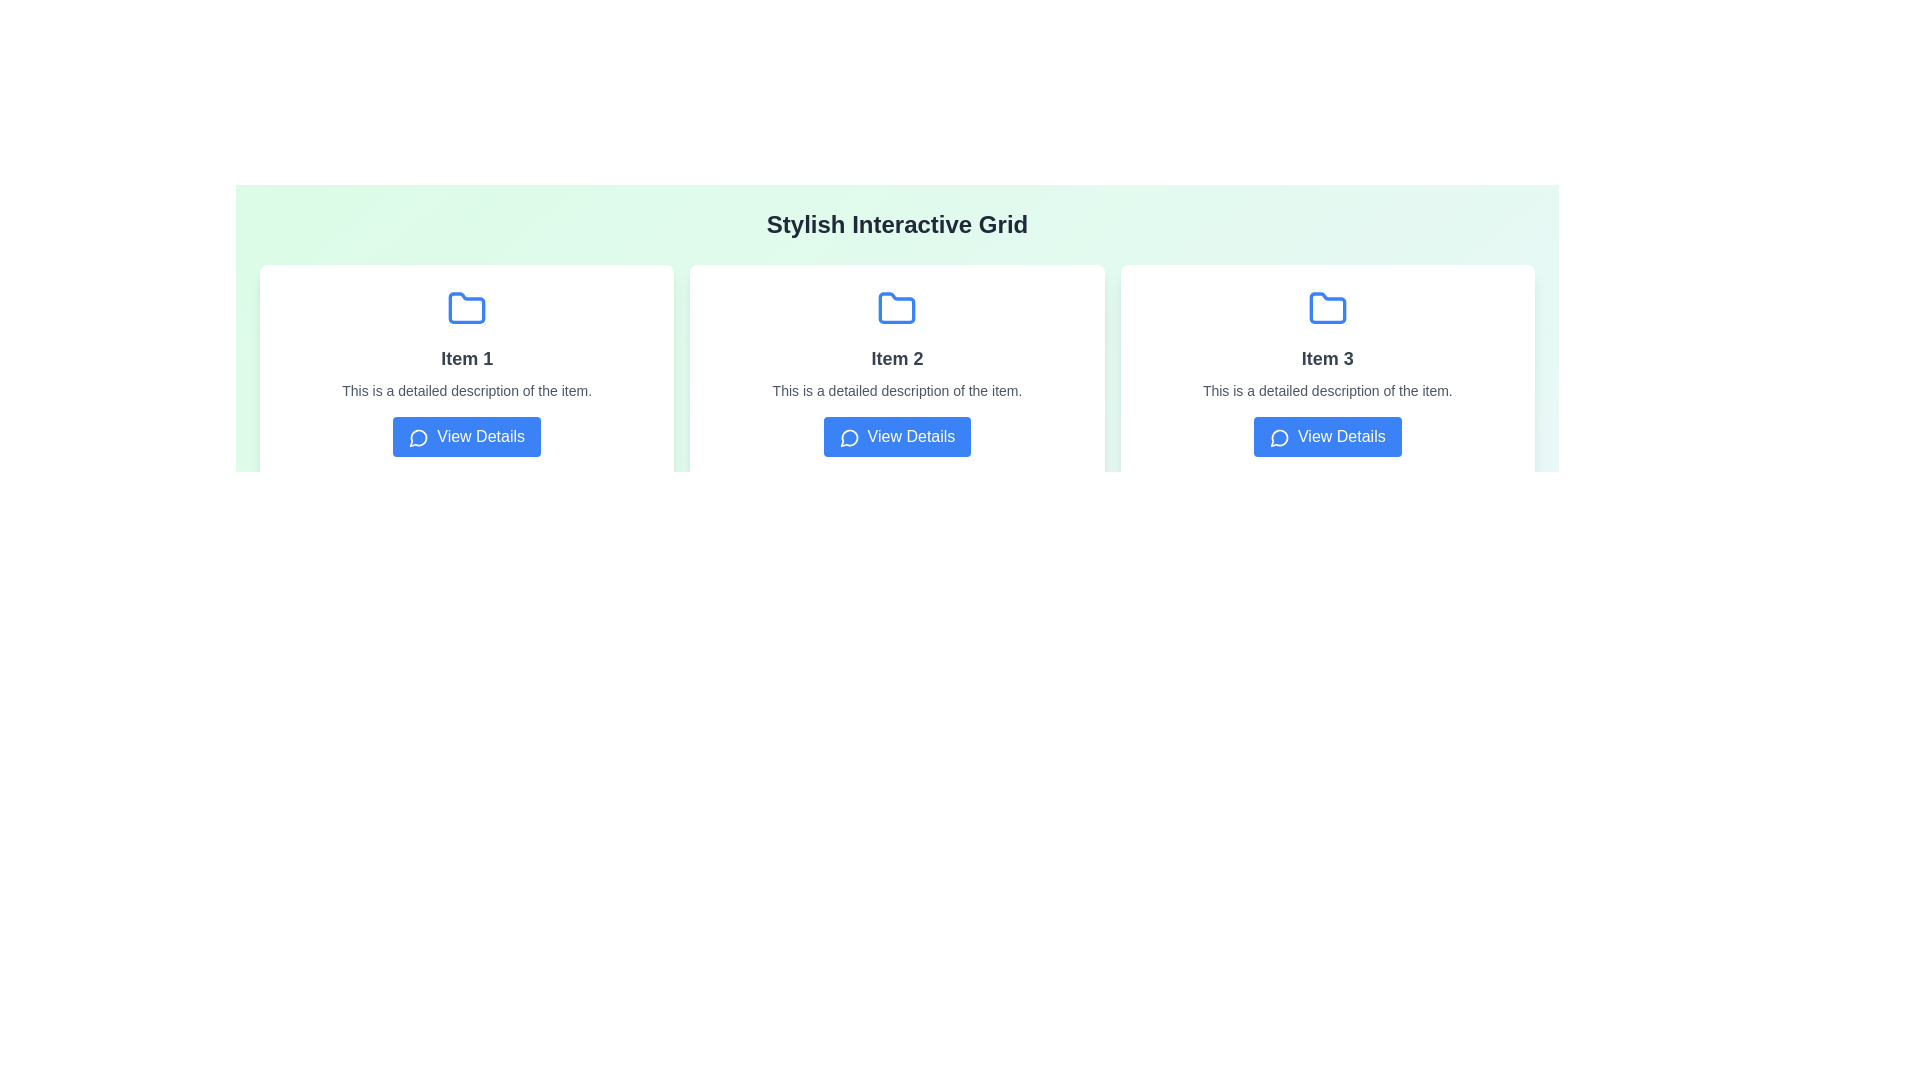  Describe the element at coordinates (849, 437) in the screenshot. I see `the circular icon with an arrow-like shape, located just below the 'View Details' button for 'Item 2' in the interactive grid layout` at that location.